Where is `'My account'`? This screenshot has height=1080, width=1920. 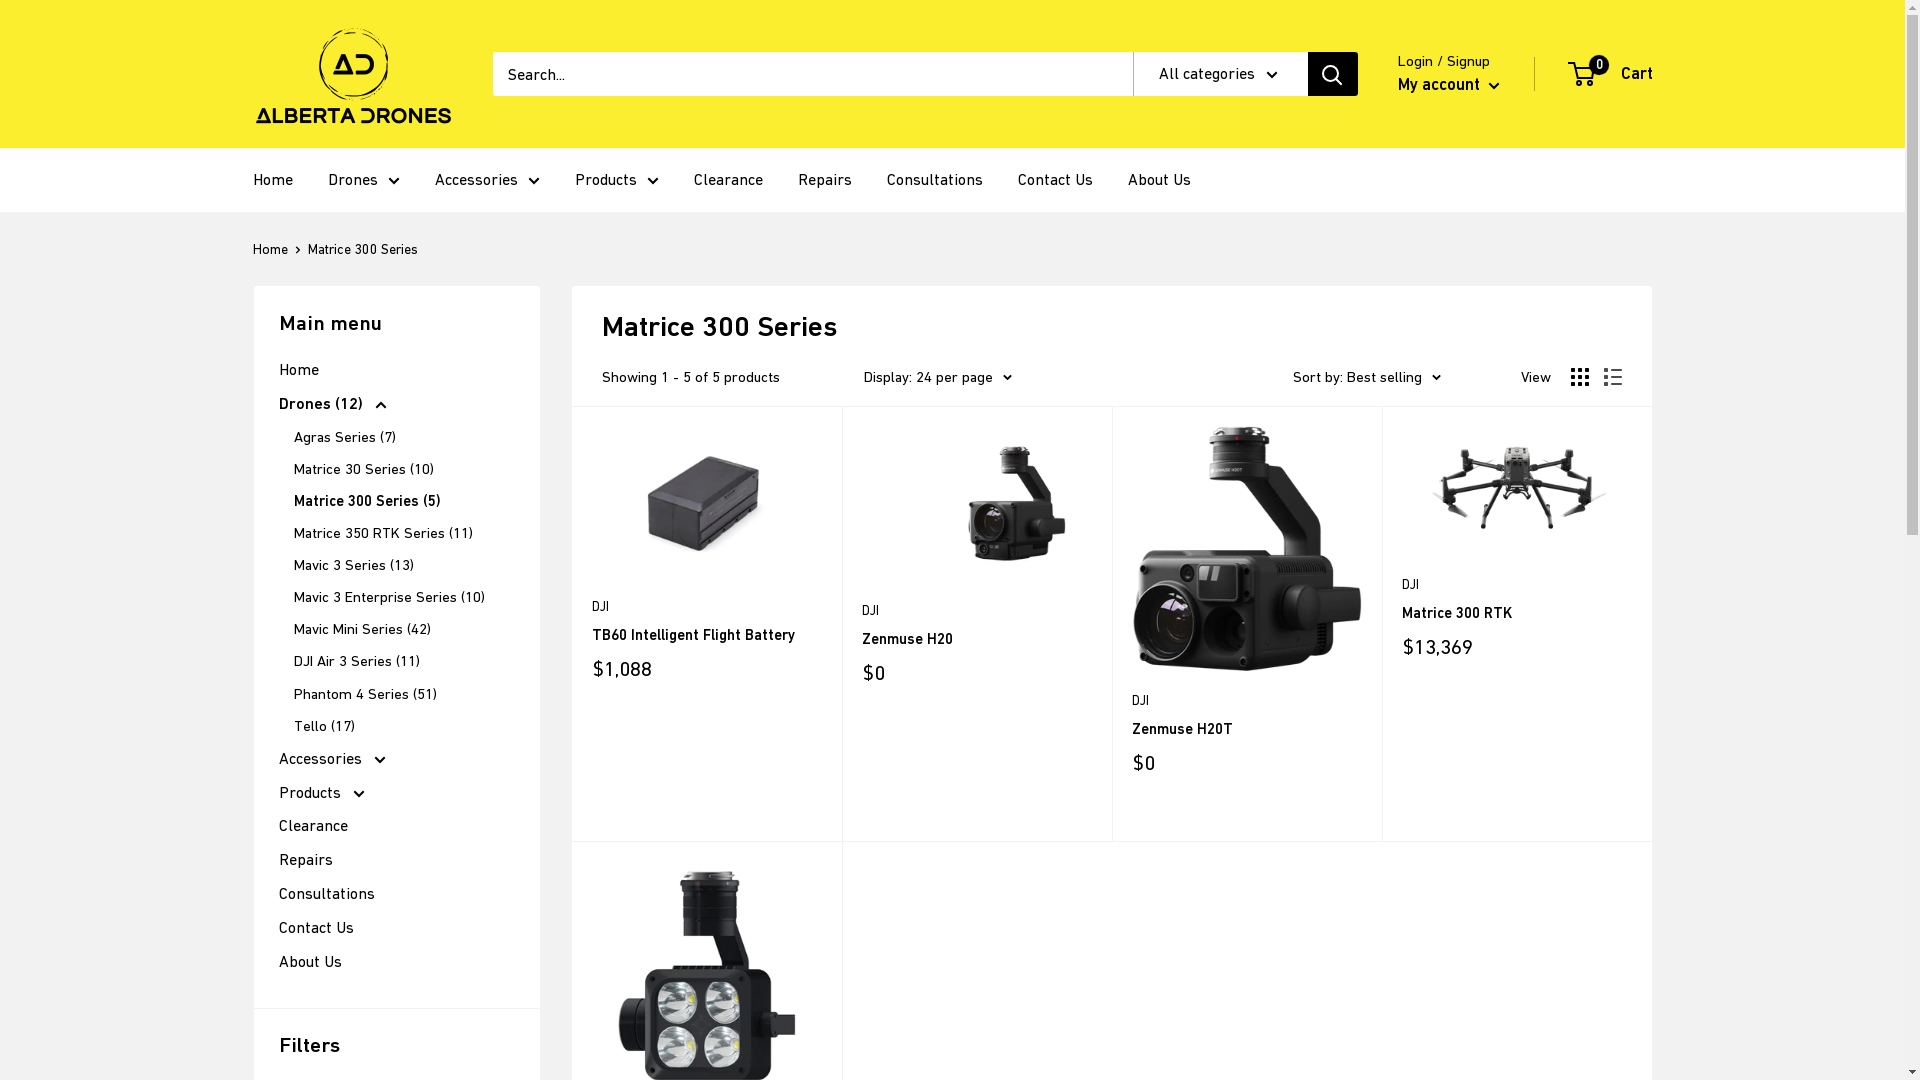 'My account' is located at coordinates (1449, 83).